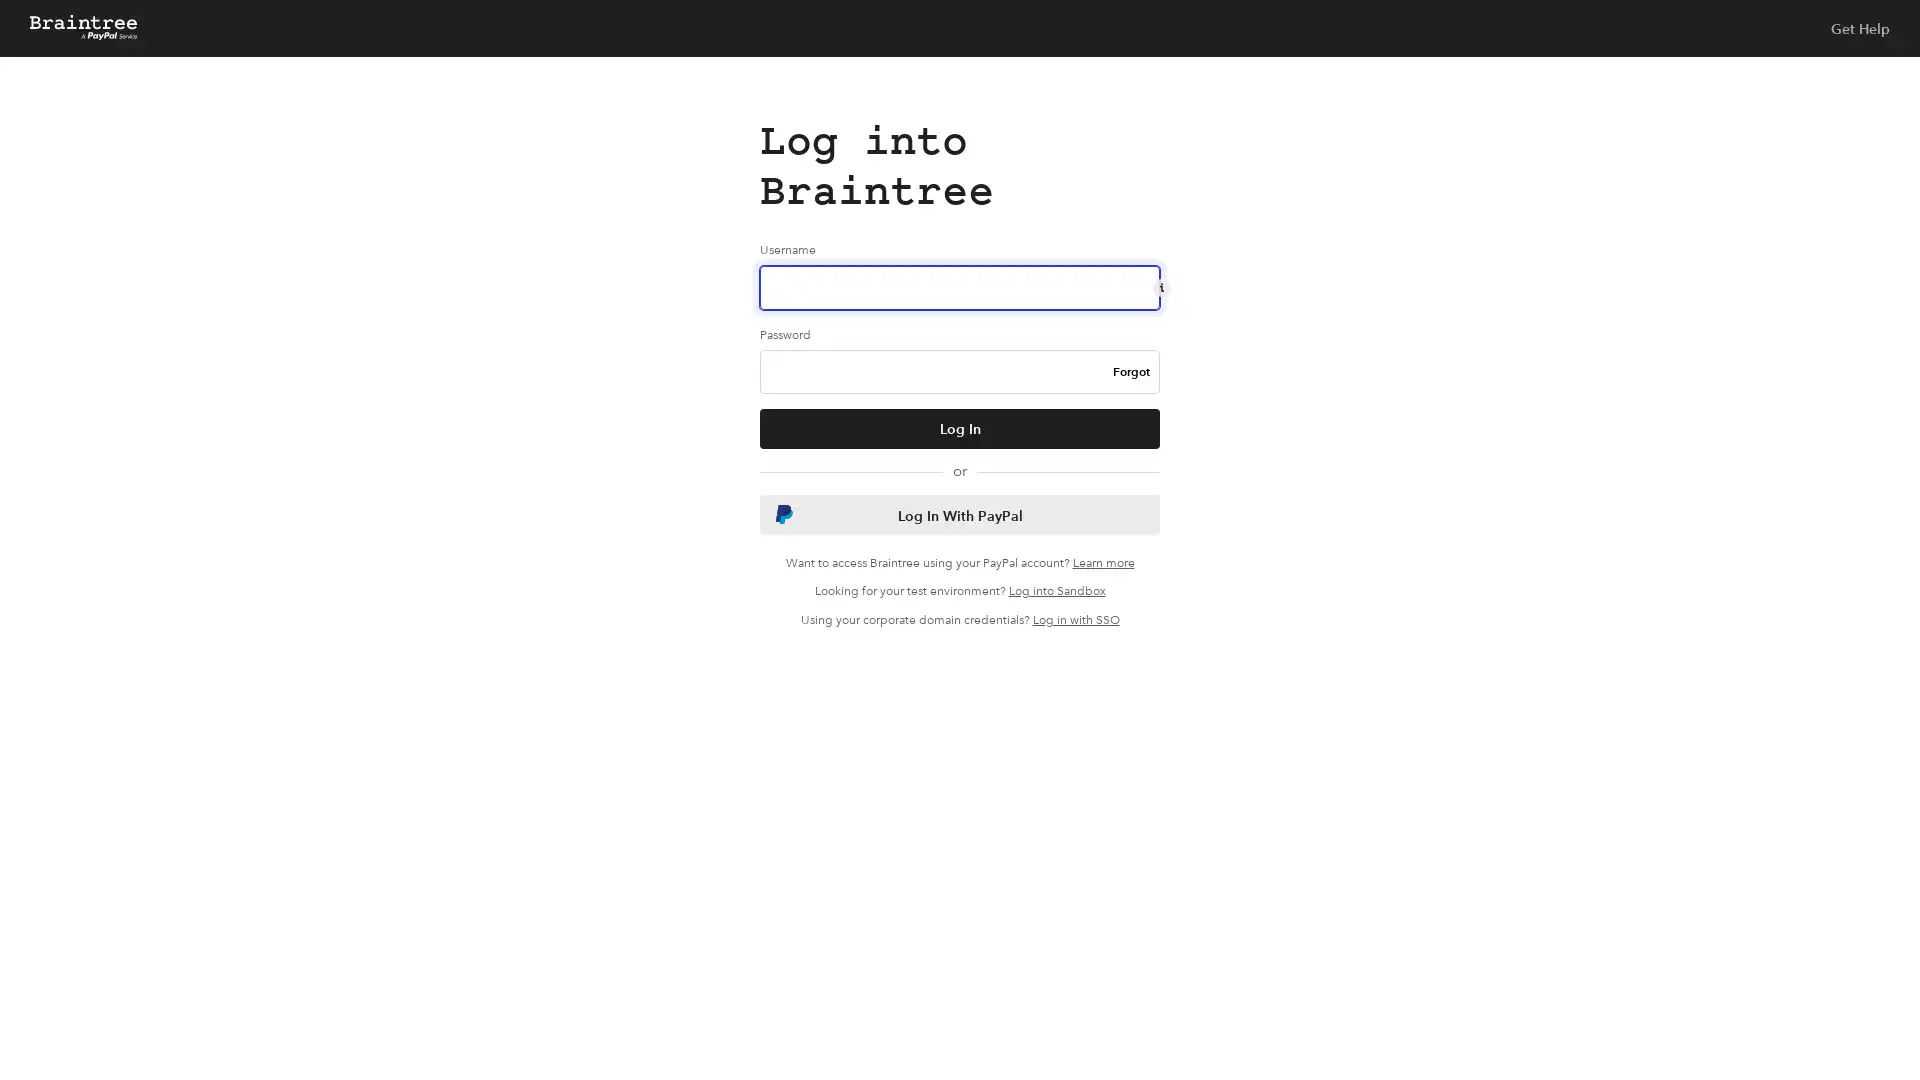  What do you see at coordinates (960, 427) in the screenshot?
I see `Log In` at bounding box center [960, 427].